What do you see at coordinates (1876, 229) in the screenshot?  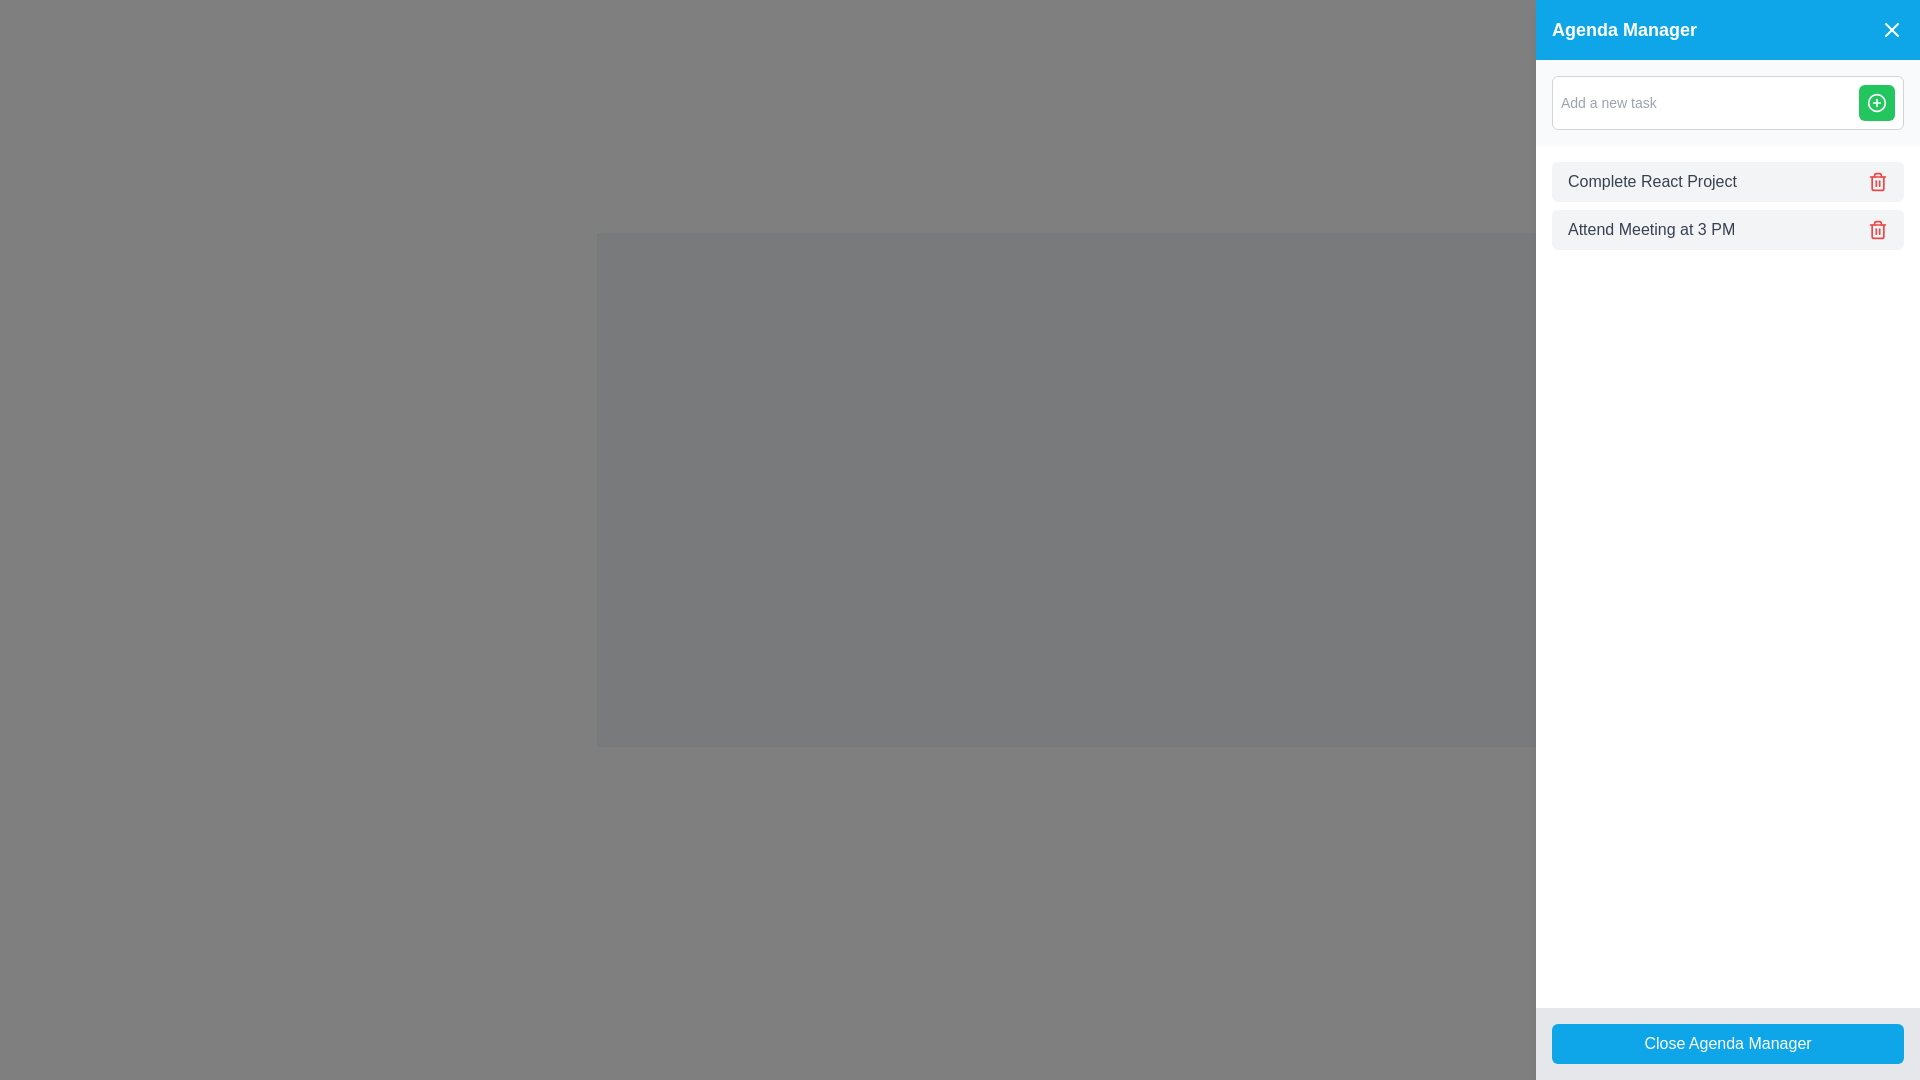 I see `the delete button icon located on the right side of the 'Attend Meeting at 3 PM' task entry in the 'Agenda Manager' panel` at bounding box center [1876, 229].